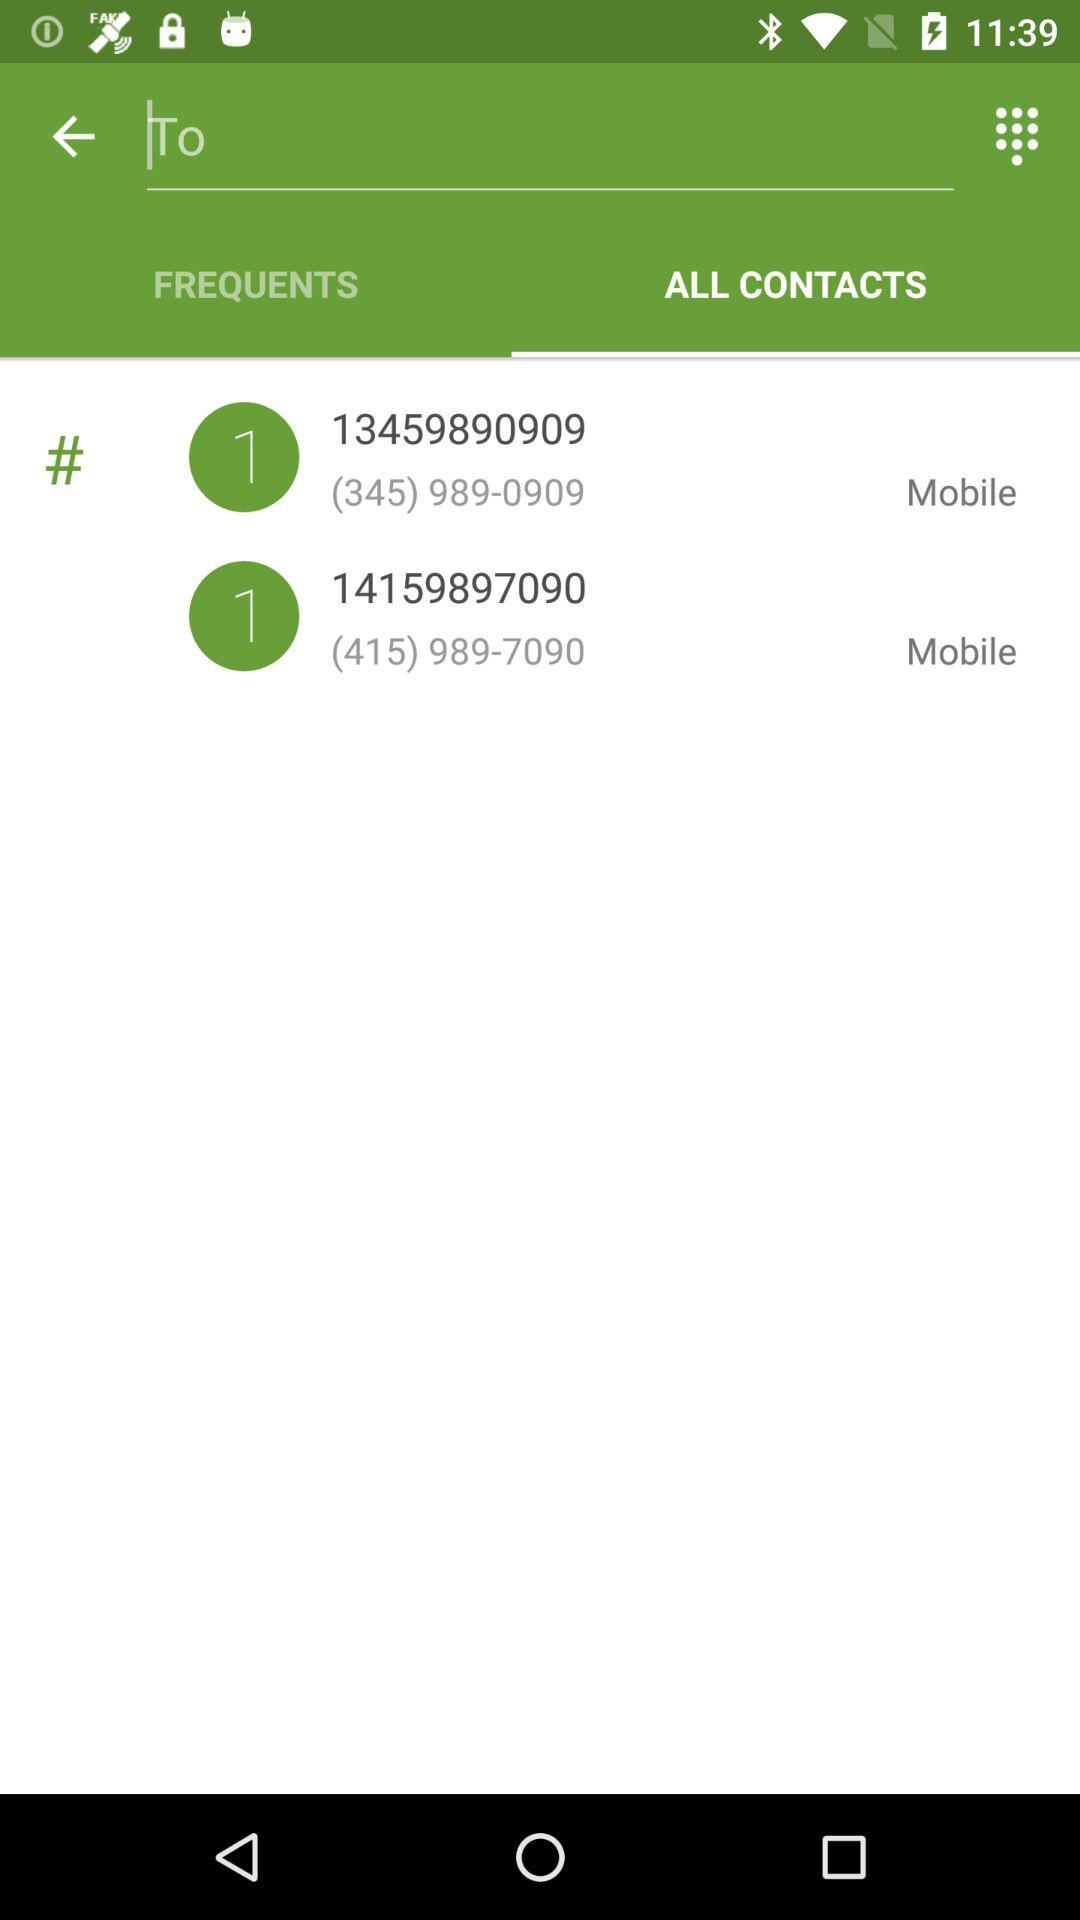 The width and height of the screenshot is (1080, 1920). What do you see at coordinates (72, 135) in the screenshot?
I see `the app above frequents item` at bounding box center [72, 135].